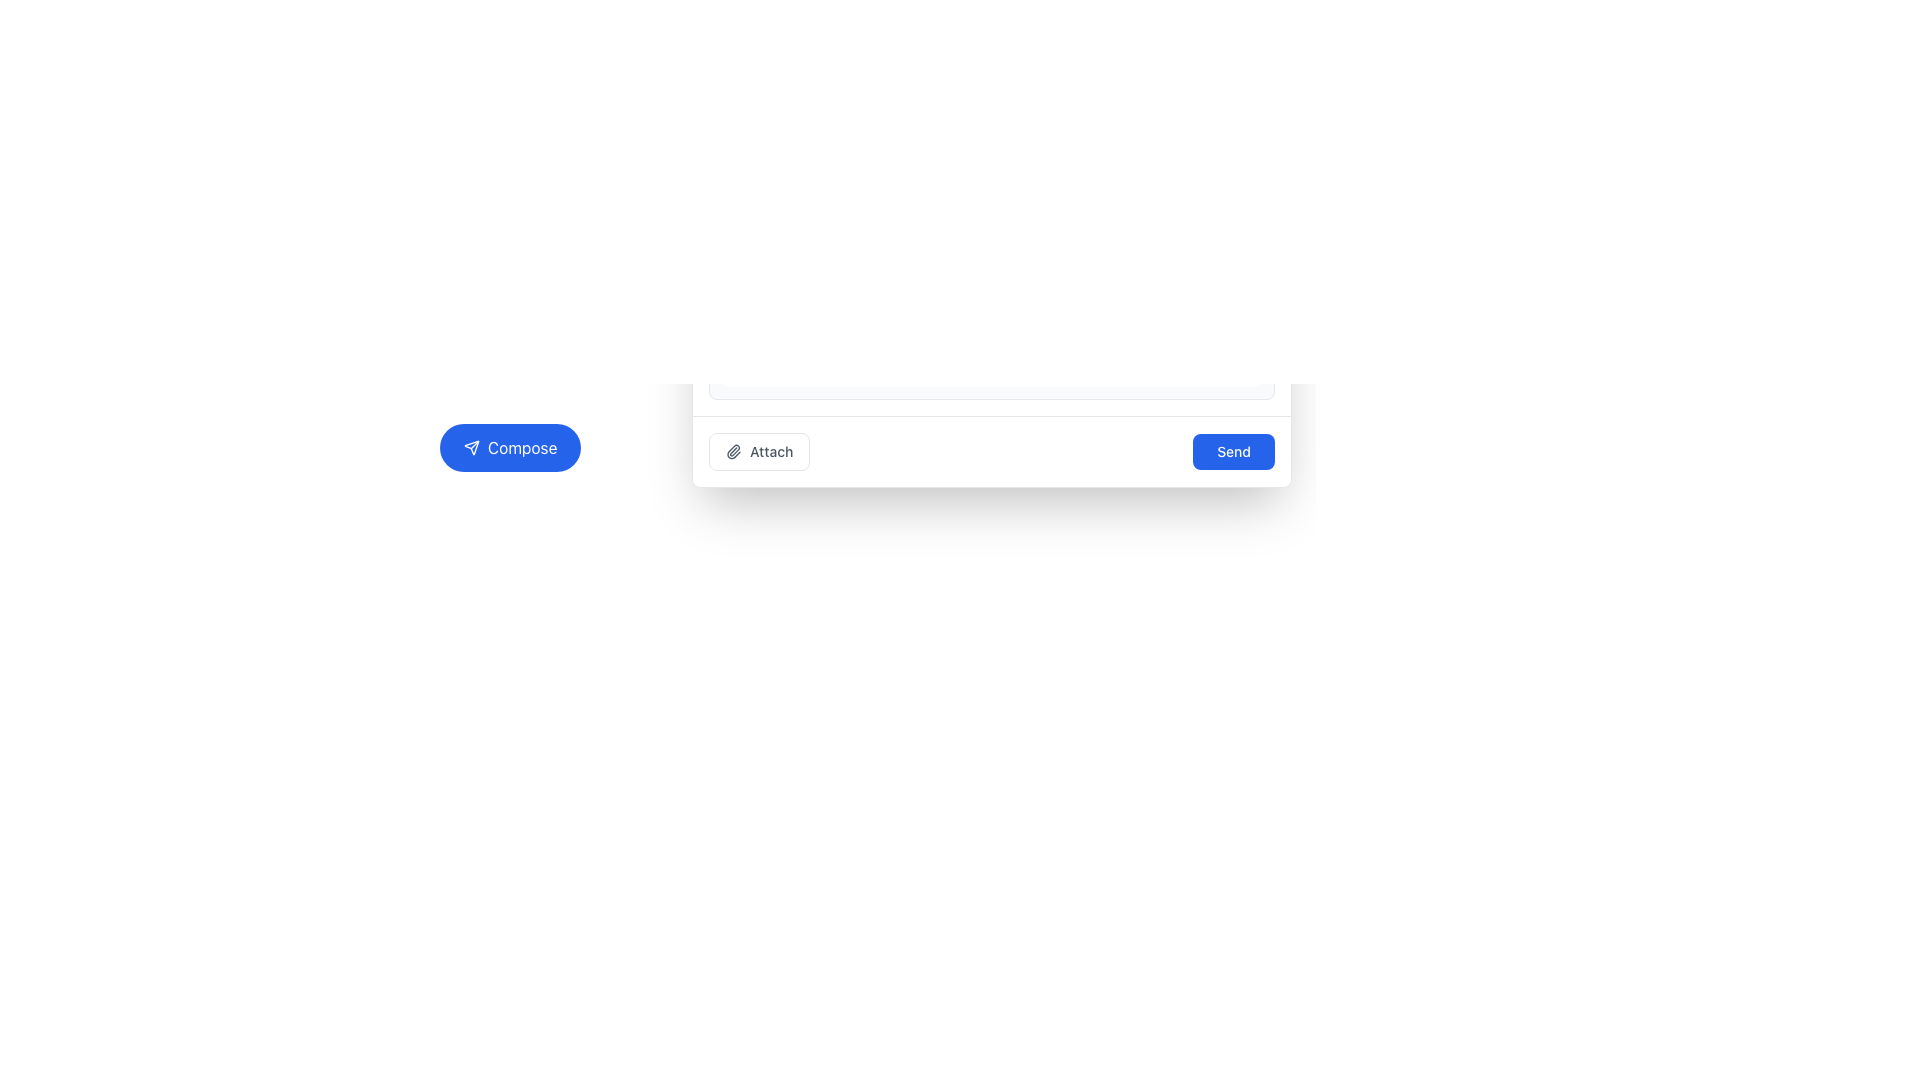 This screenshot has width=1920, height=1080. What do you see at coordinates (858, 446) in the screenshot?
I see `the composite UI component containing the 'Compose,' 'Attach,' and 'Send' buttons` at bounding box center [858, 446].